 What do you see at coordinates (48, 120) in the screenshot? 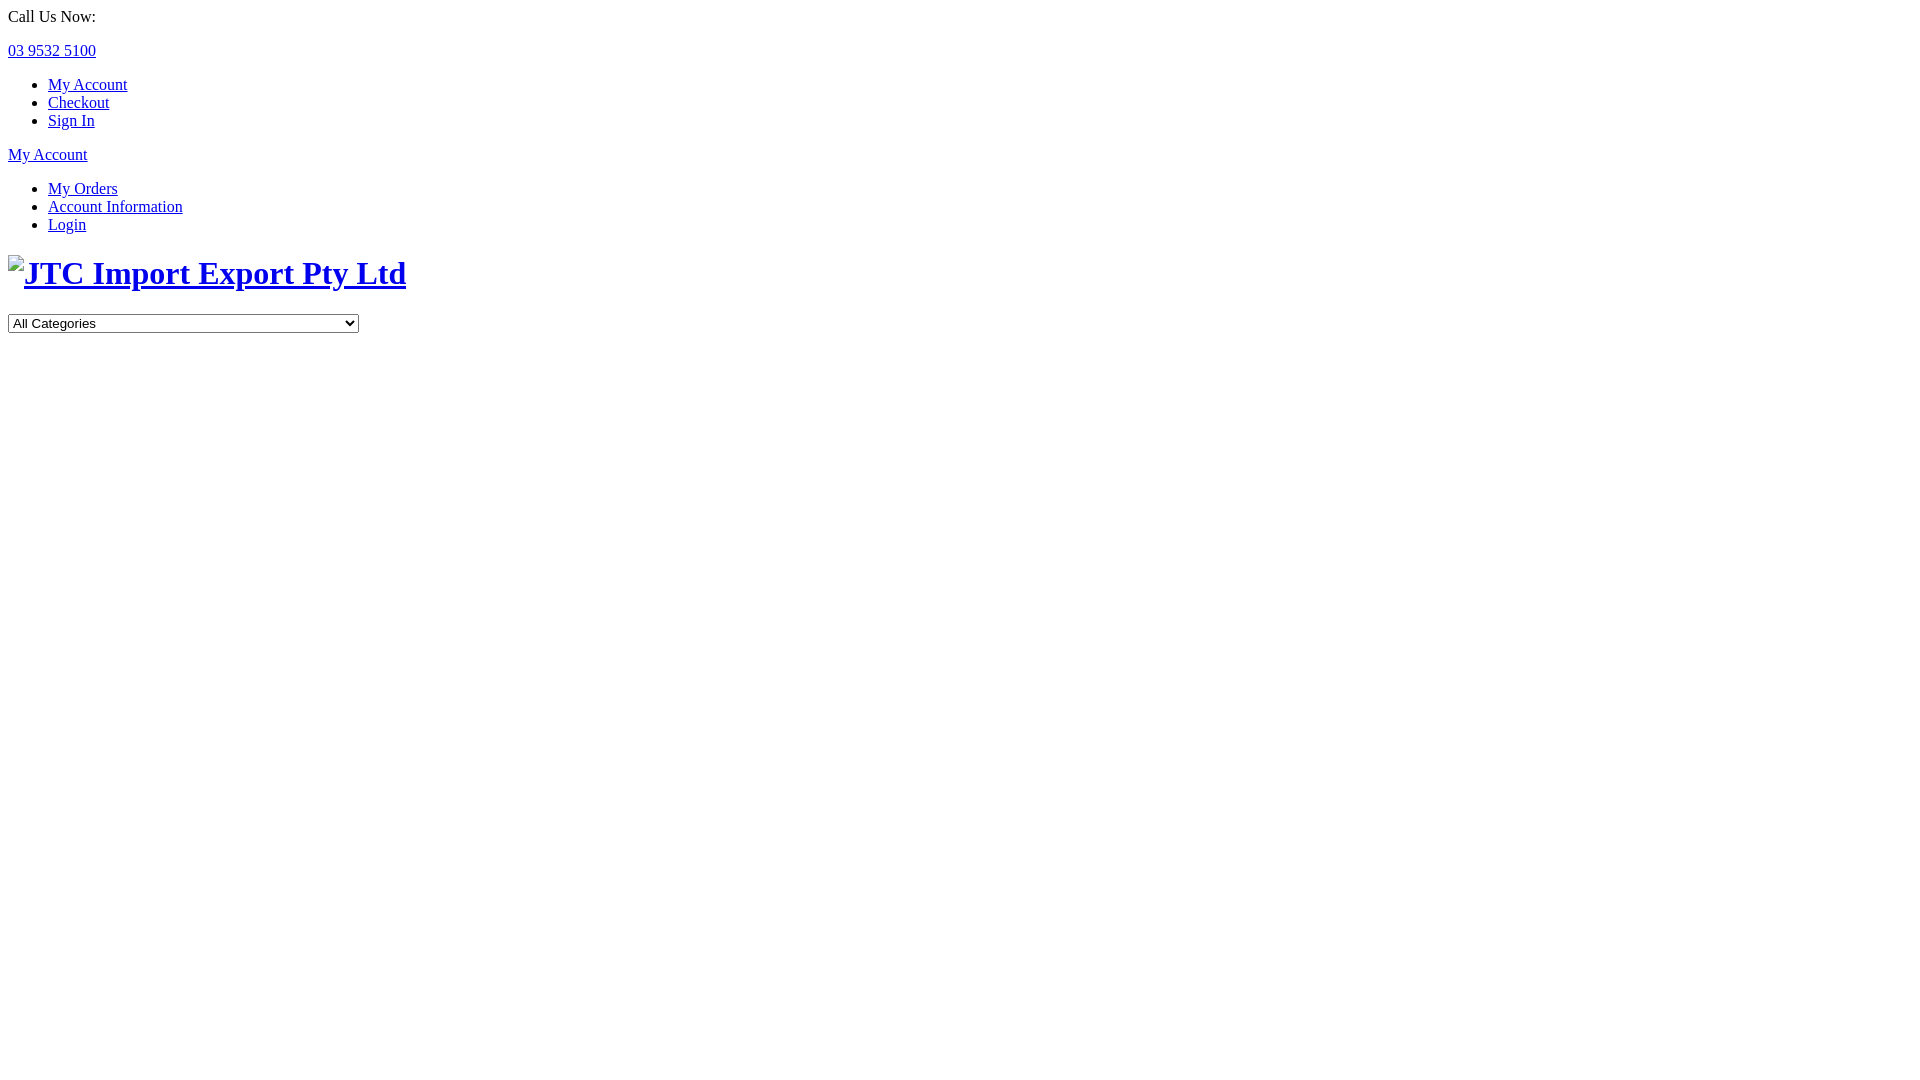
I see `'Sign In'` at bounding box center [48, 120].